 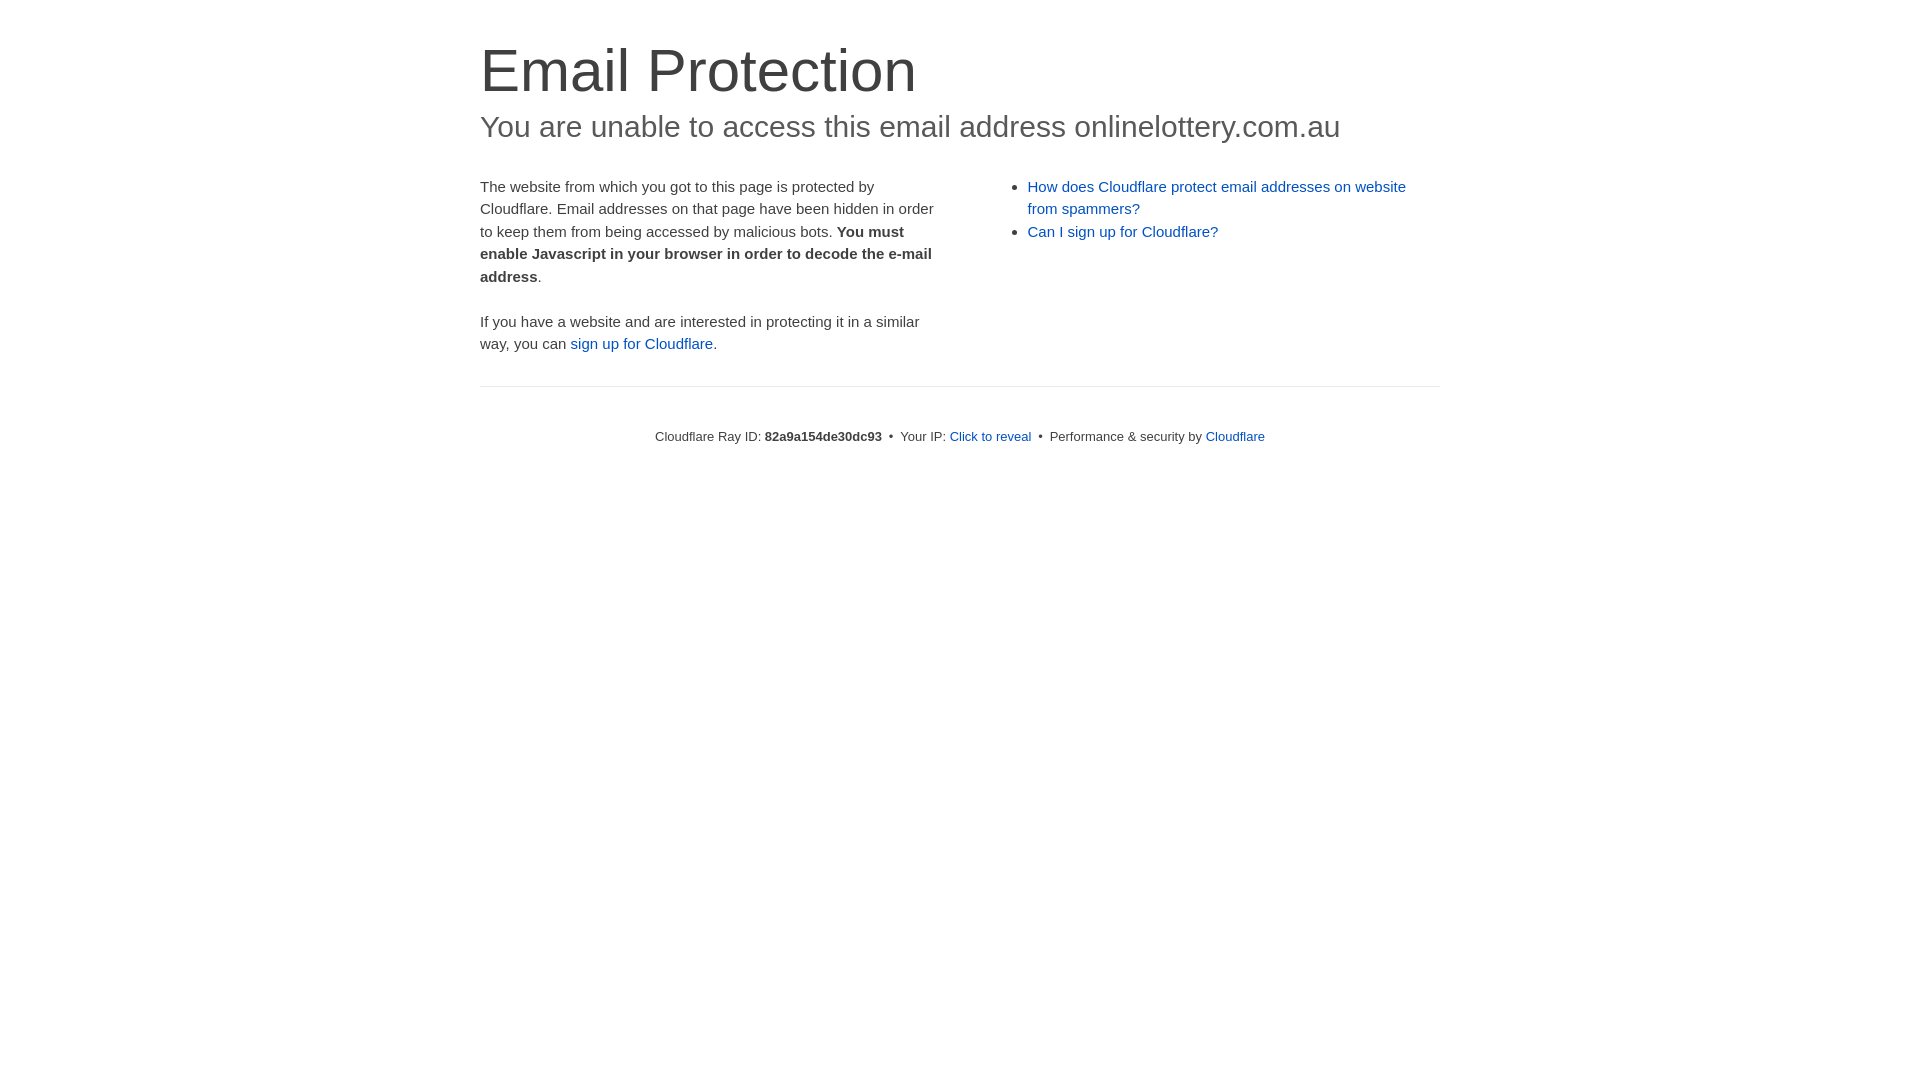 What do you see at coordinates (1123, 230) in the screenshot?
I see `'Can I sign up for Cloudflare?'` at bounding box center [1123, 230].